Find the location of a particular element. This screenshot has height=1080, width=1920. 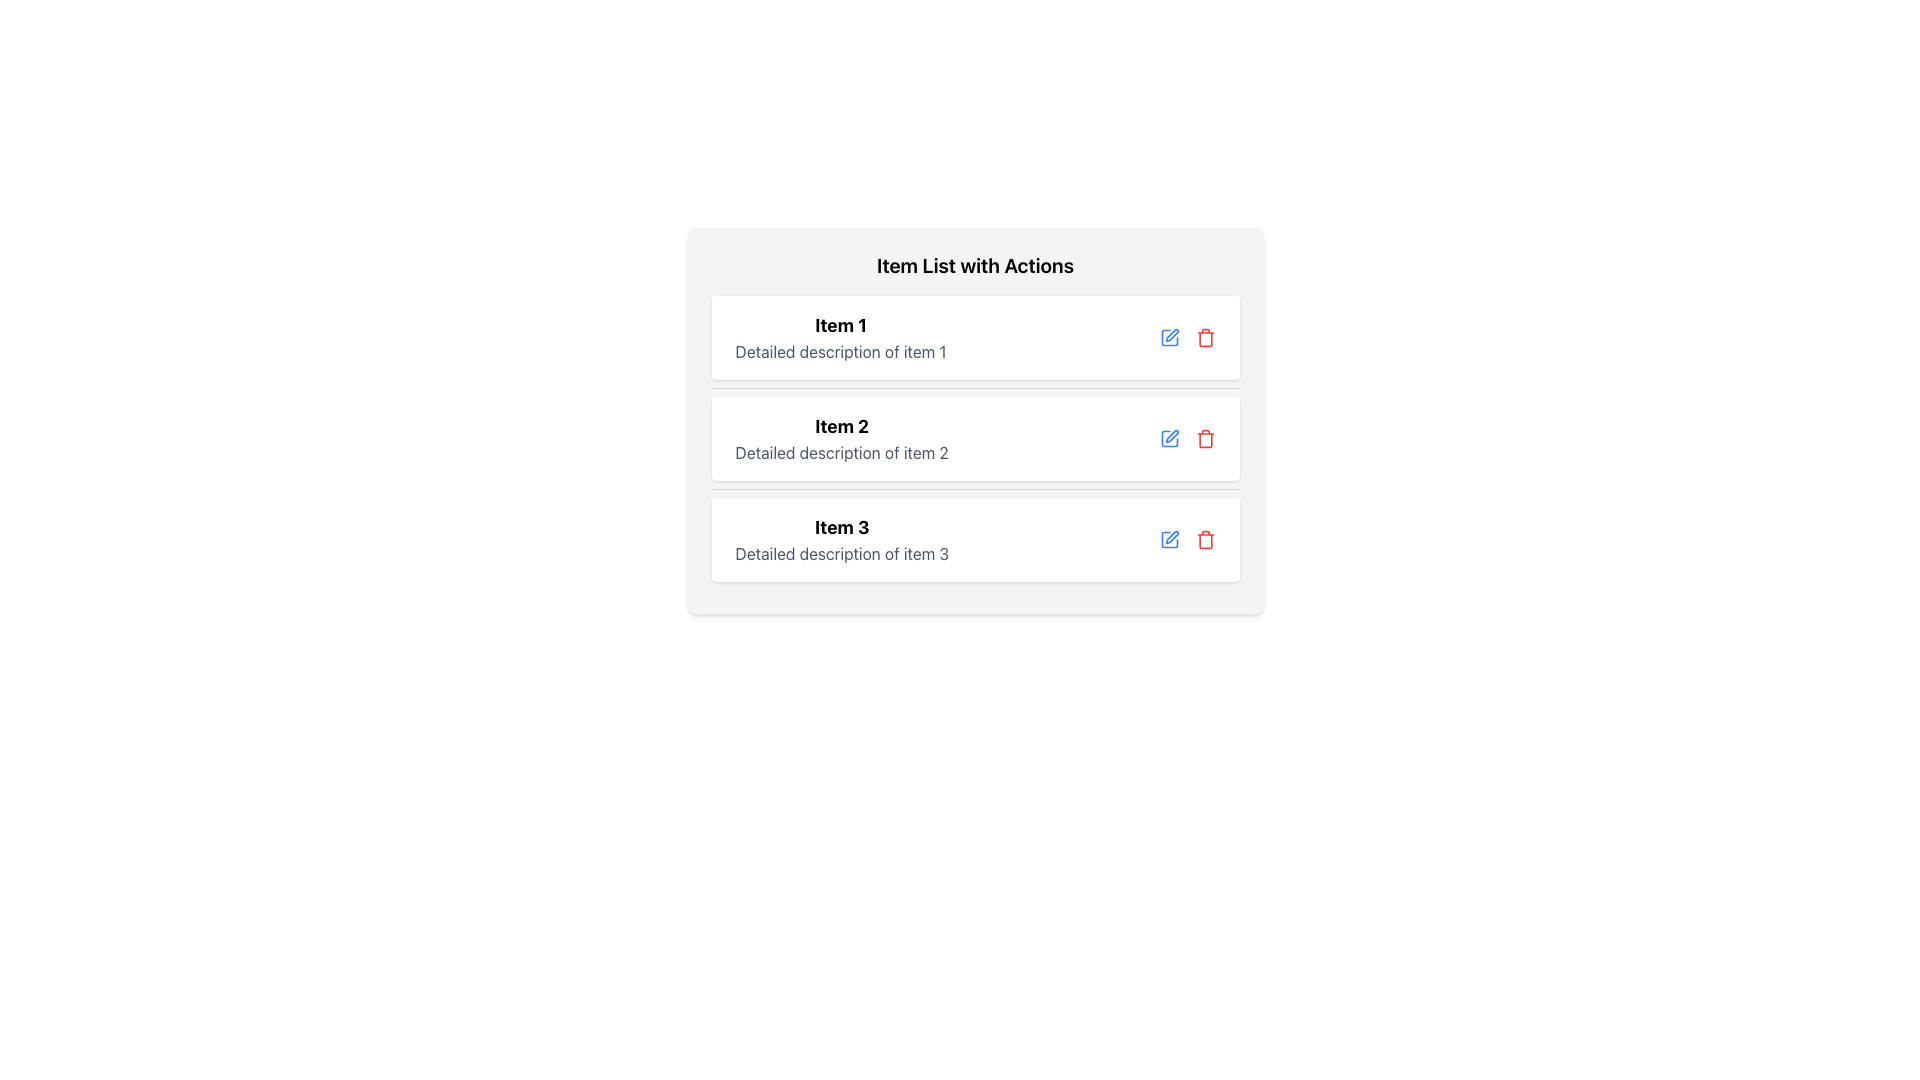

the Divider Line that visually separates the second and third items in the list component is located at coordinates (975, 489).